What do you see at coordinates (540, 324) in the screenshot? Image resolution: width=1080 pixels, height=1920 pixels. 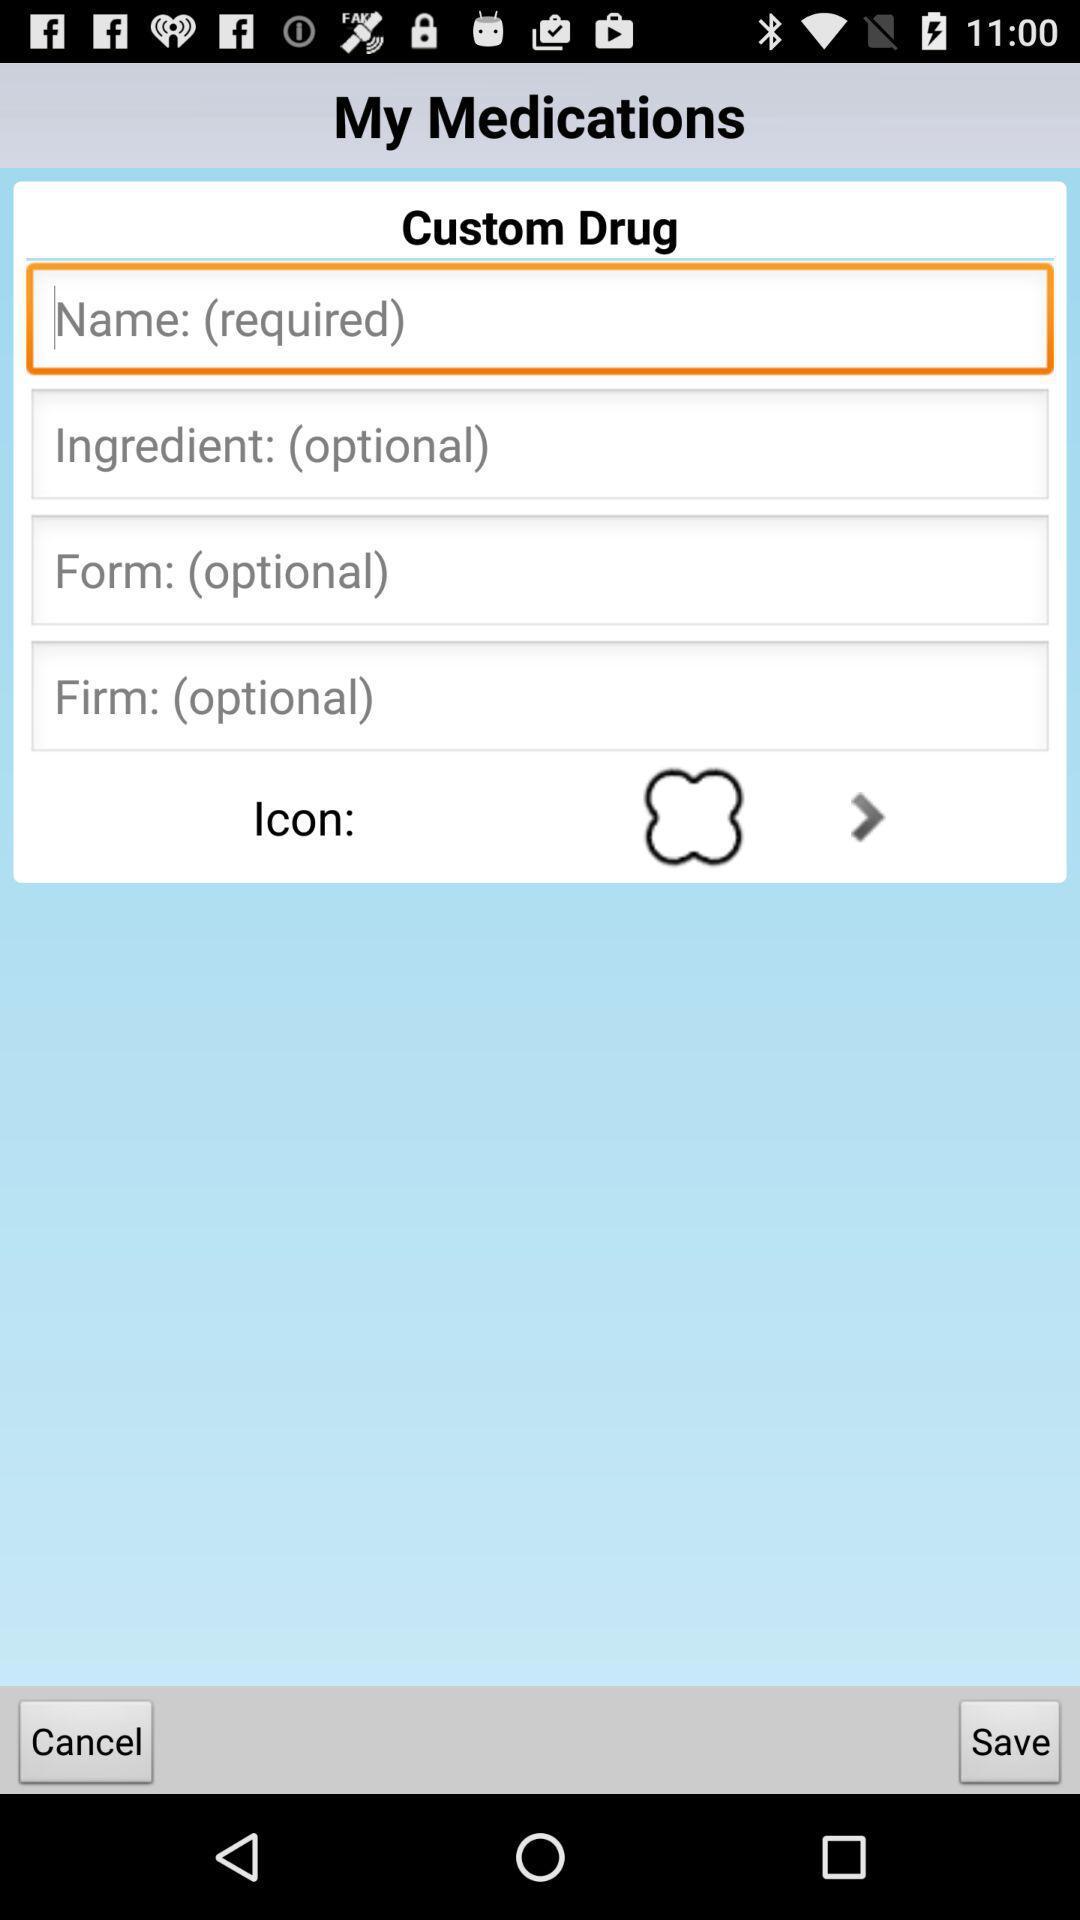 I see `name` at bounding box center [540, 324].